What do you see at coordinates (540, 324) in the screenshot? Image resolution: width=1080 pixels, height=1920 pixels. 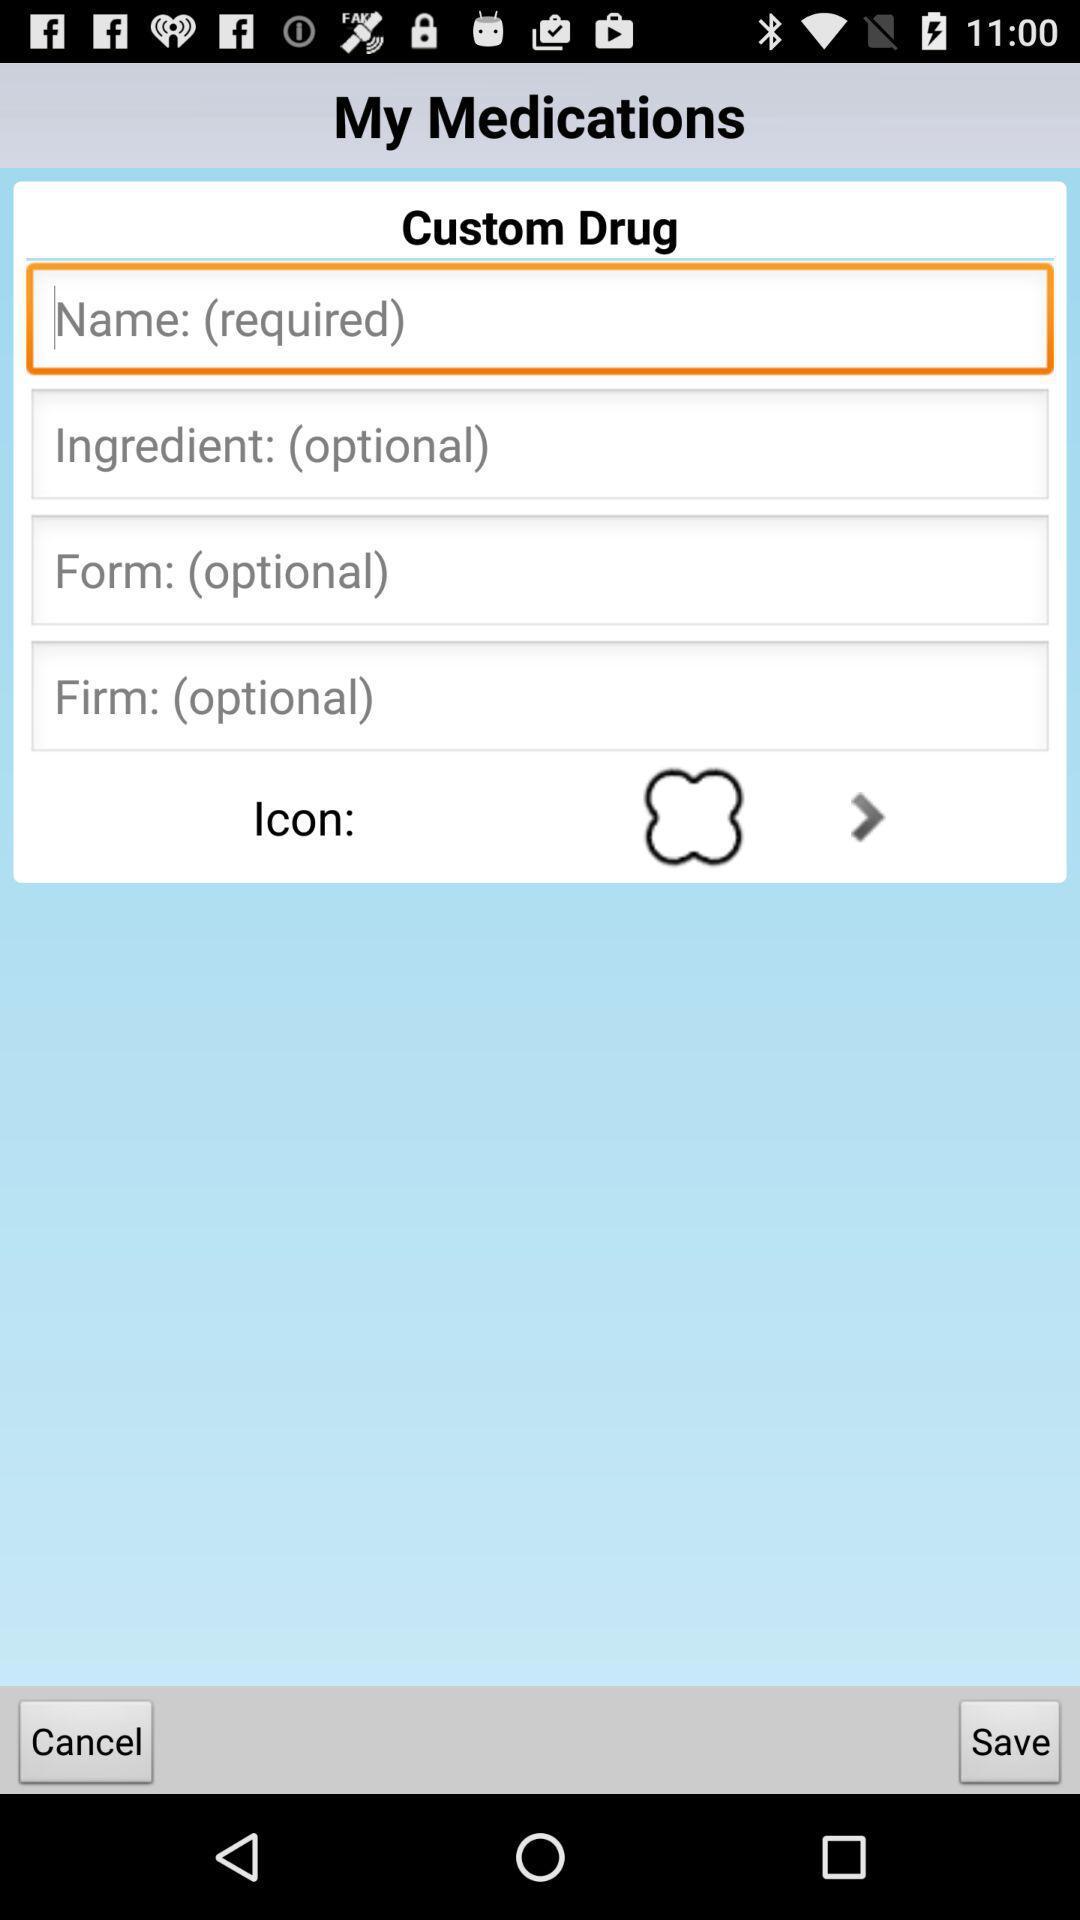 I see `name` at bounding box center [540, 324].